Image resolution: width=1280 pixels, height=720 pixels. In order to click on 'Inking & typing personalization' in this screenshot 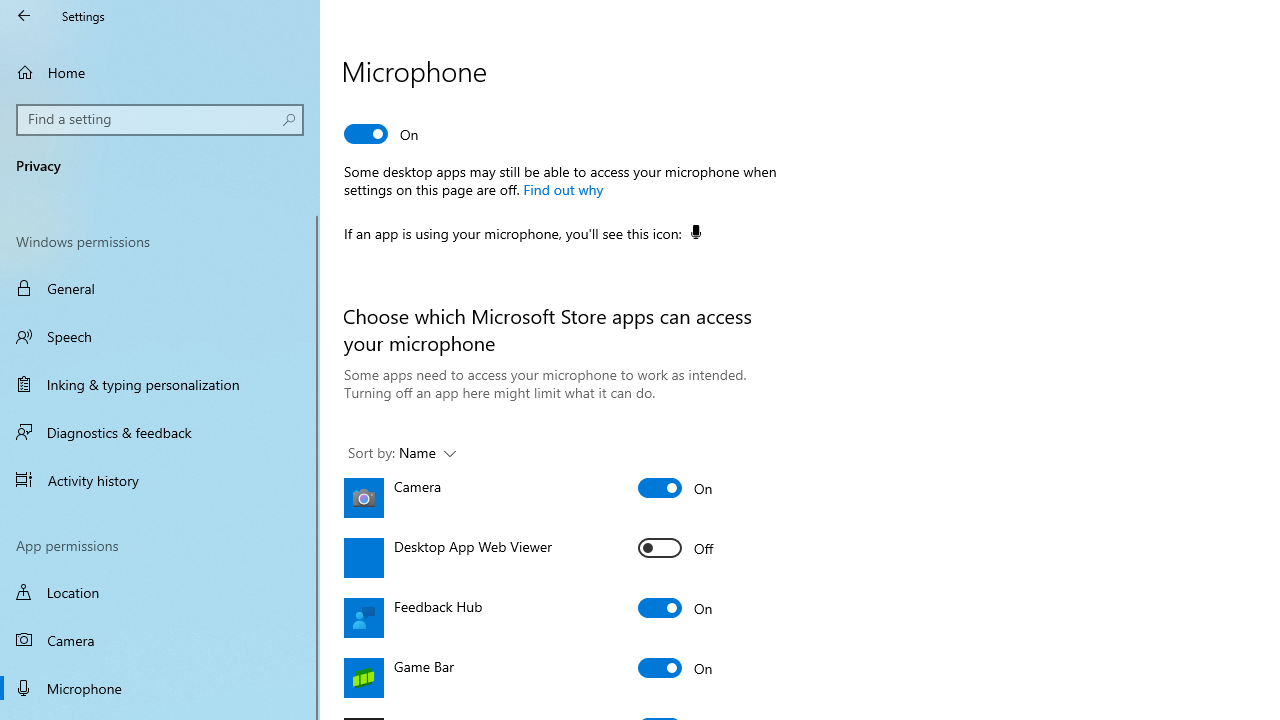, I will do `click(160, 384)`.